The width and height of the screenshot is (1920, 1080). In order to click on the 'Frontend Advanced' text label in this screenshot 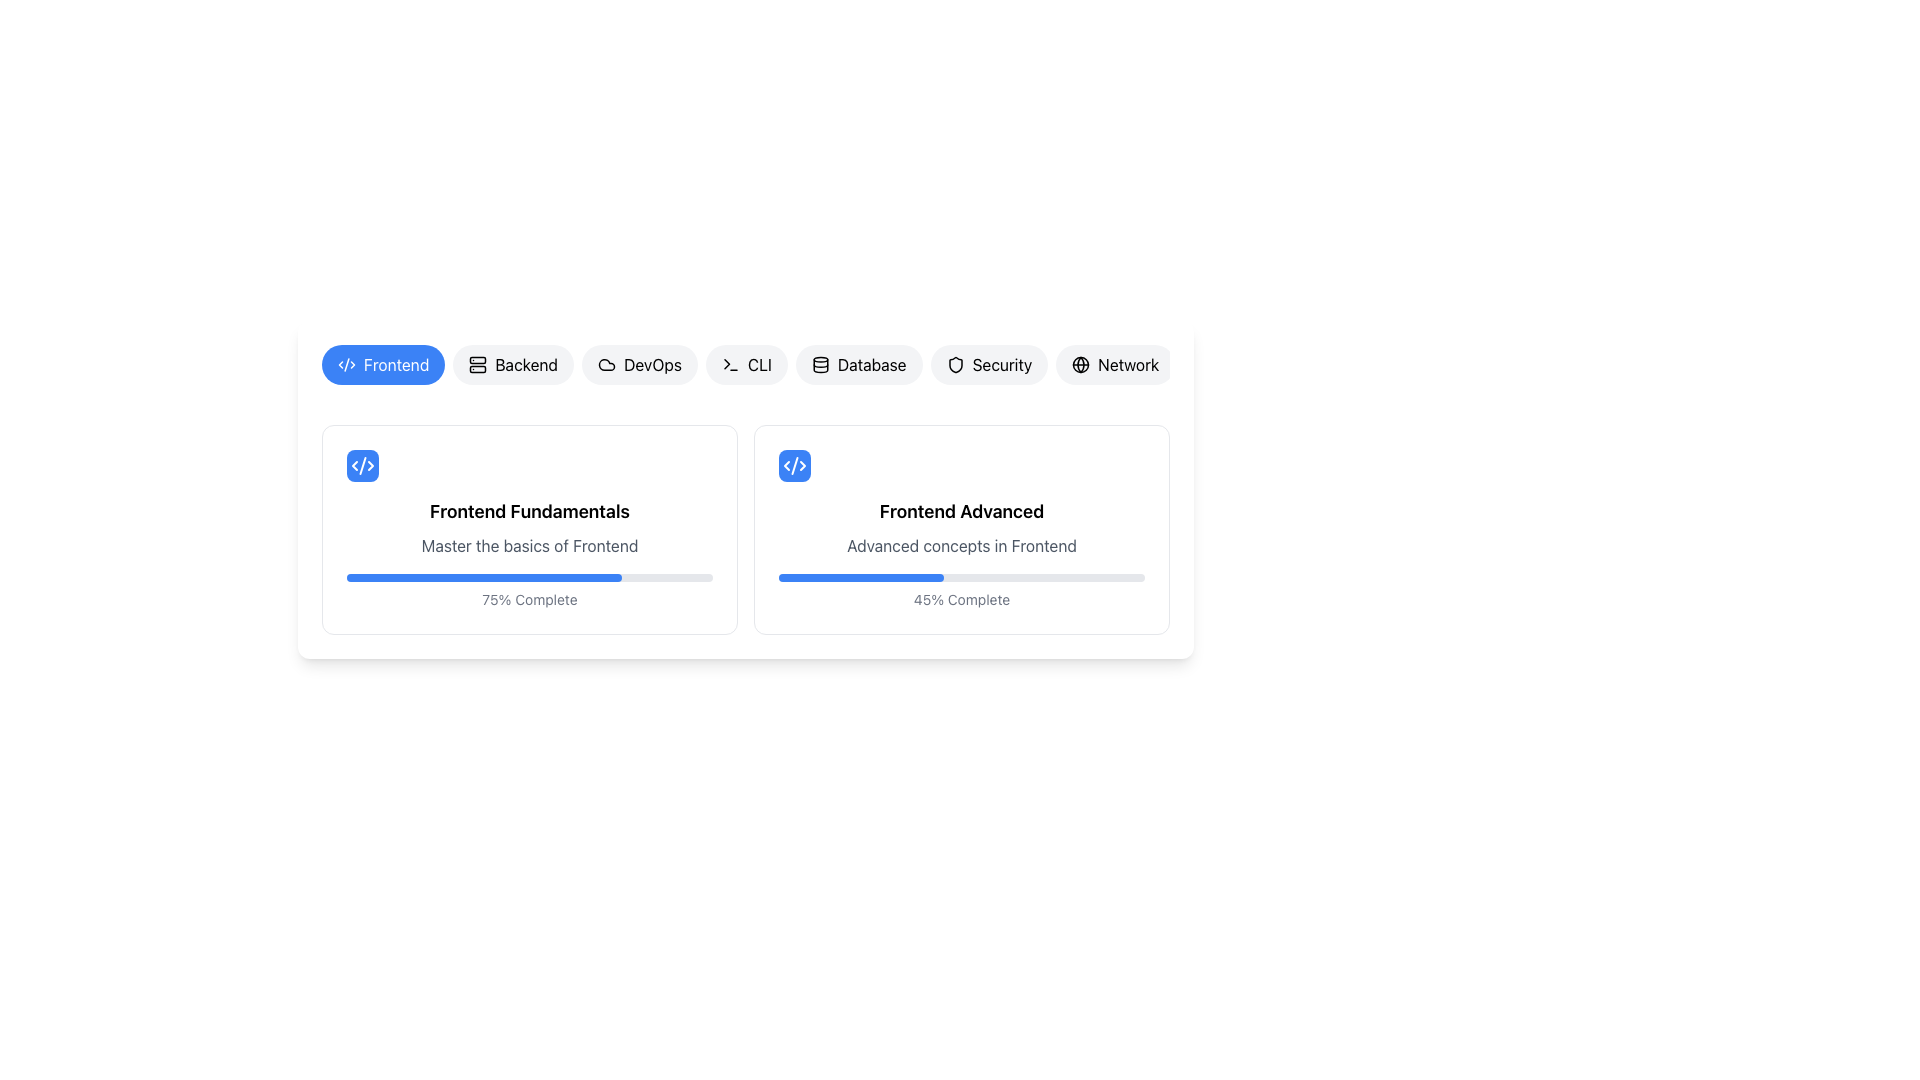, I will do `click(961, 511)`.